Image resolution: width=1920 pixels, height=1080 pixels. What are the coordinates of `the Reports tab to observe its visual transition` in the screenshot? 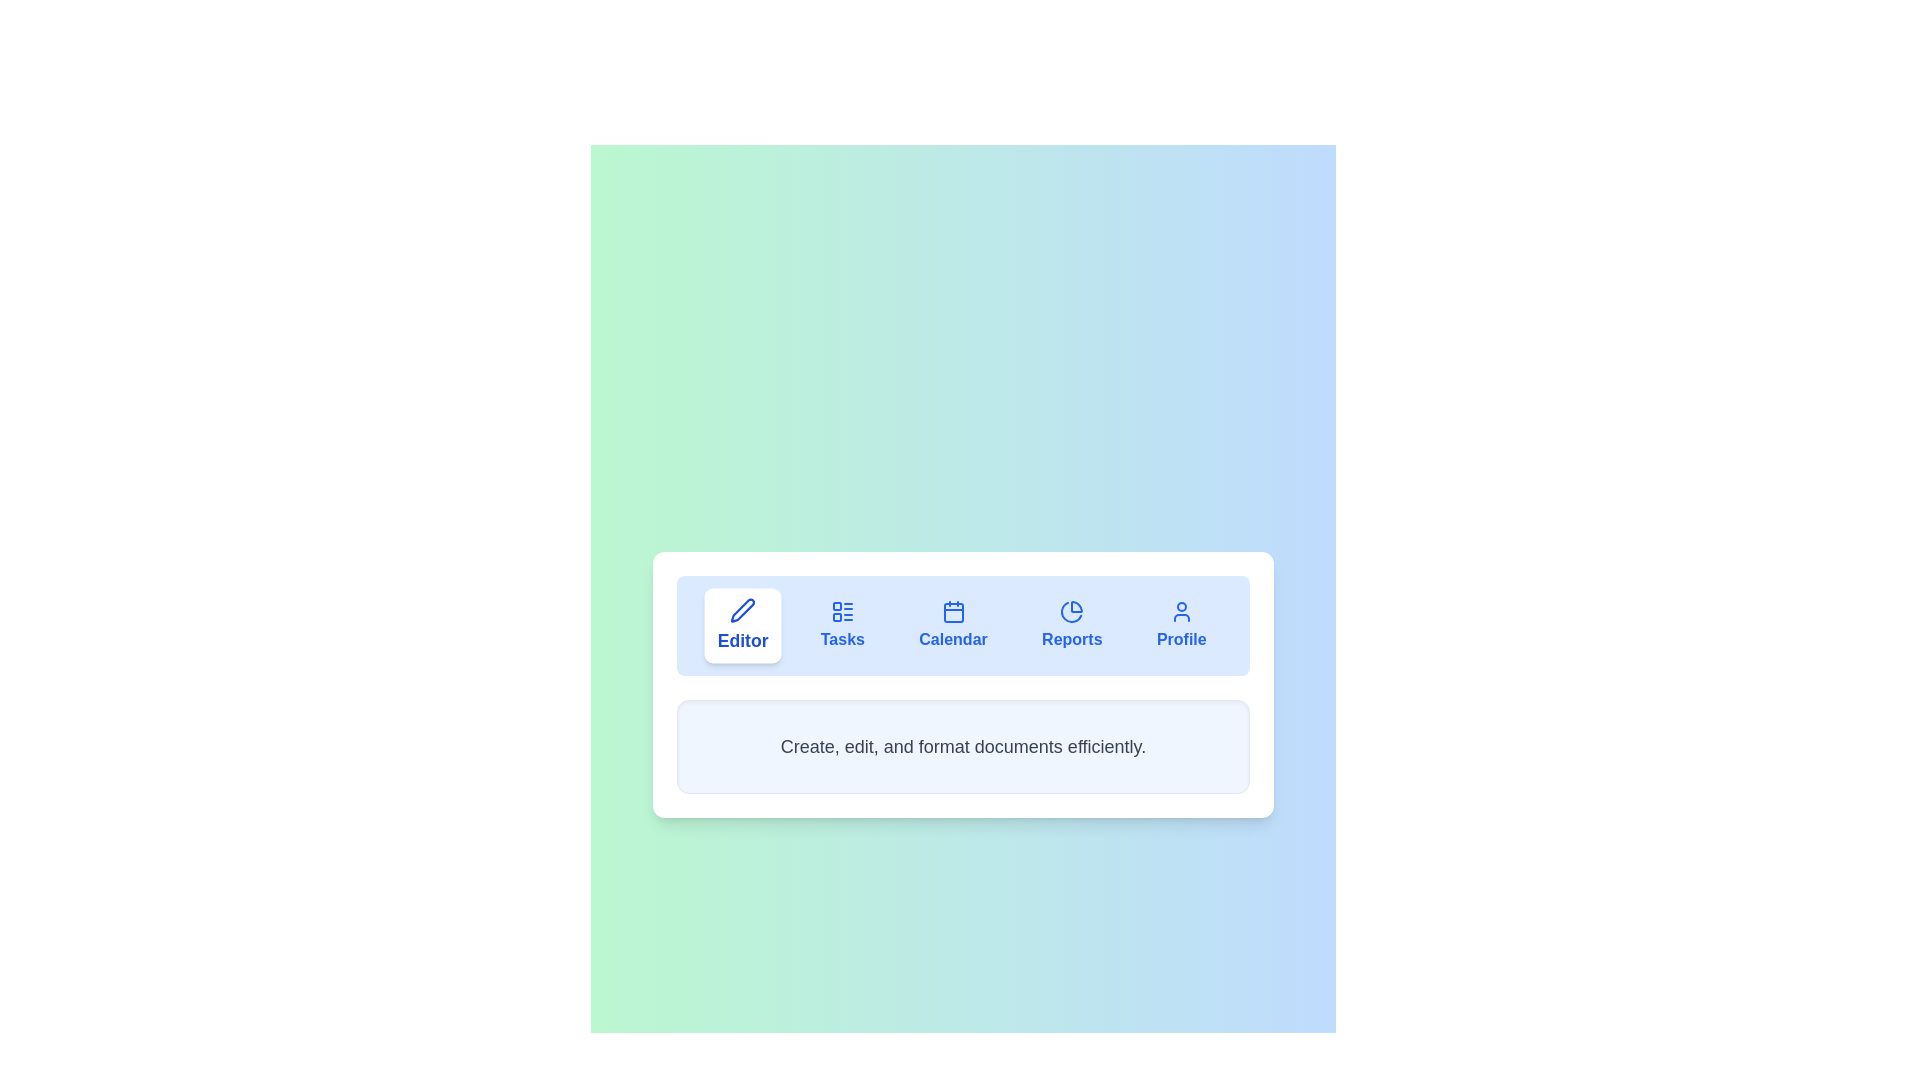 It's located at (1071, 624).